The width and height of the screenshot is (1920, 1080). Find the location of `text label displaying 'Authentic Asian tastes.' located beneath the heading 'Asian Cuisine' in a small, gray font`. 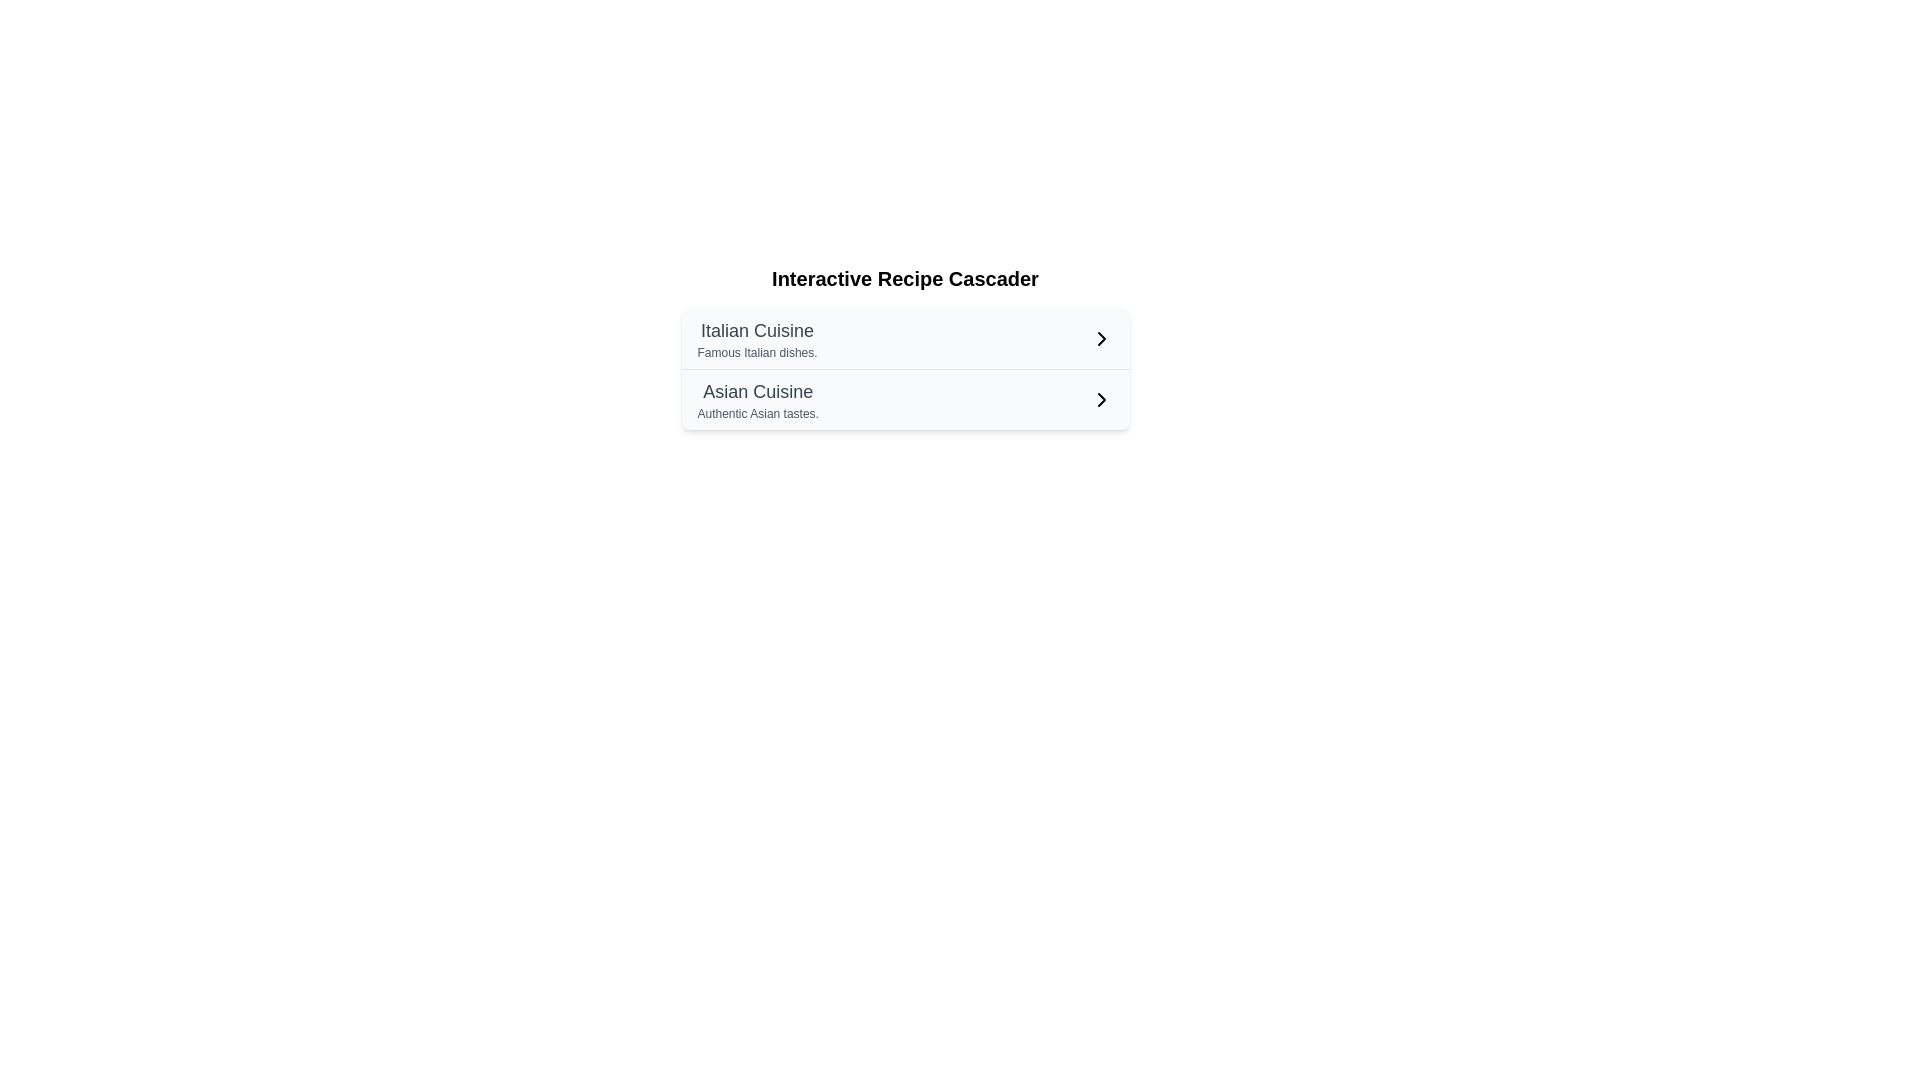

text label displaying 'Authentic Asian tastes.' located beneath the heading 'Asian Cuisine' in a small, gray font is located at coordinates (757, 412).